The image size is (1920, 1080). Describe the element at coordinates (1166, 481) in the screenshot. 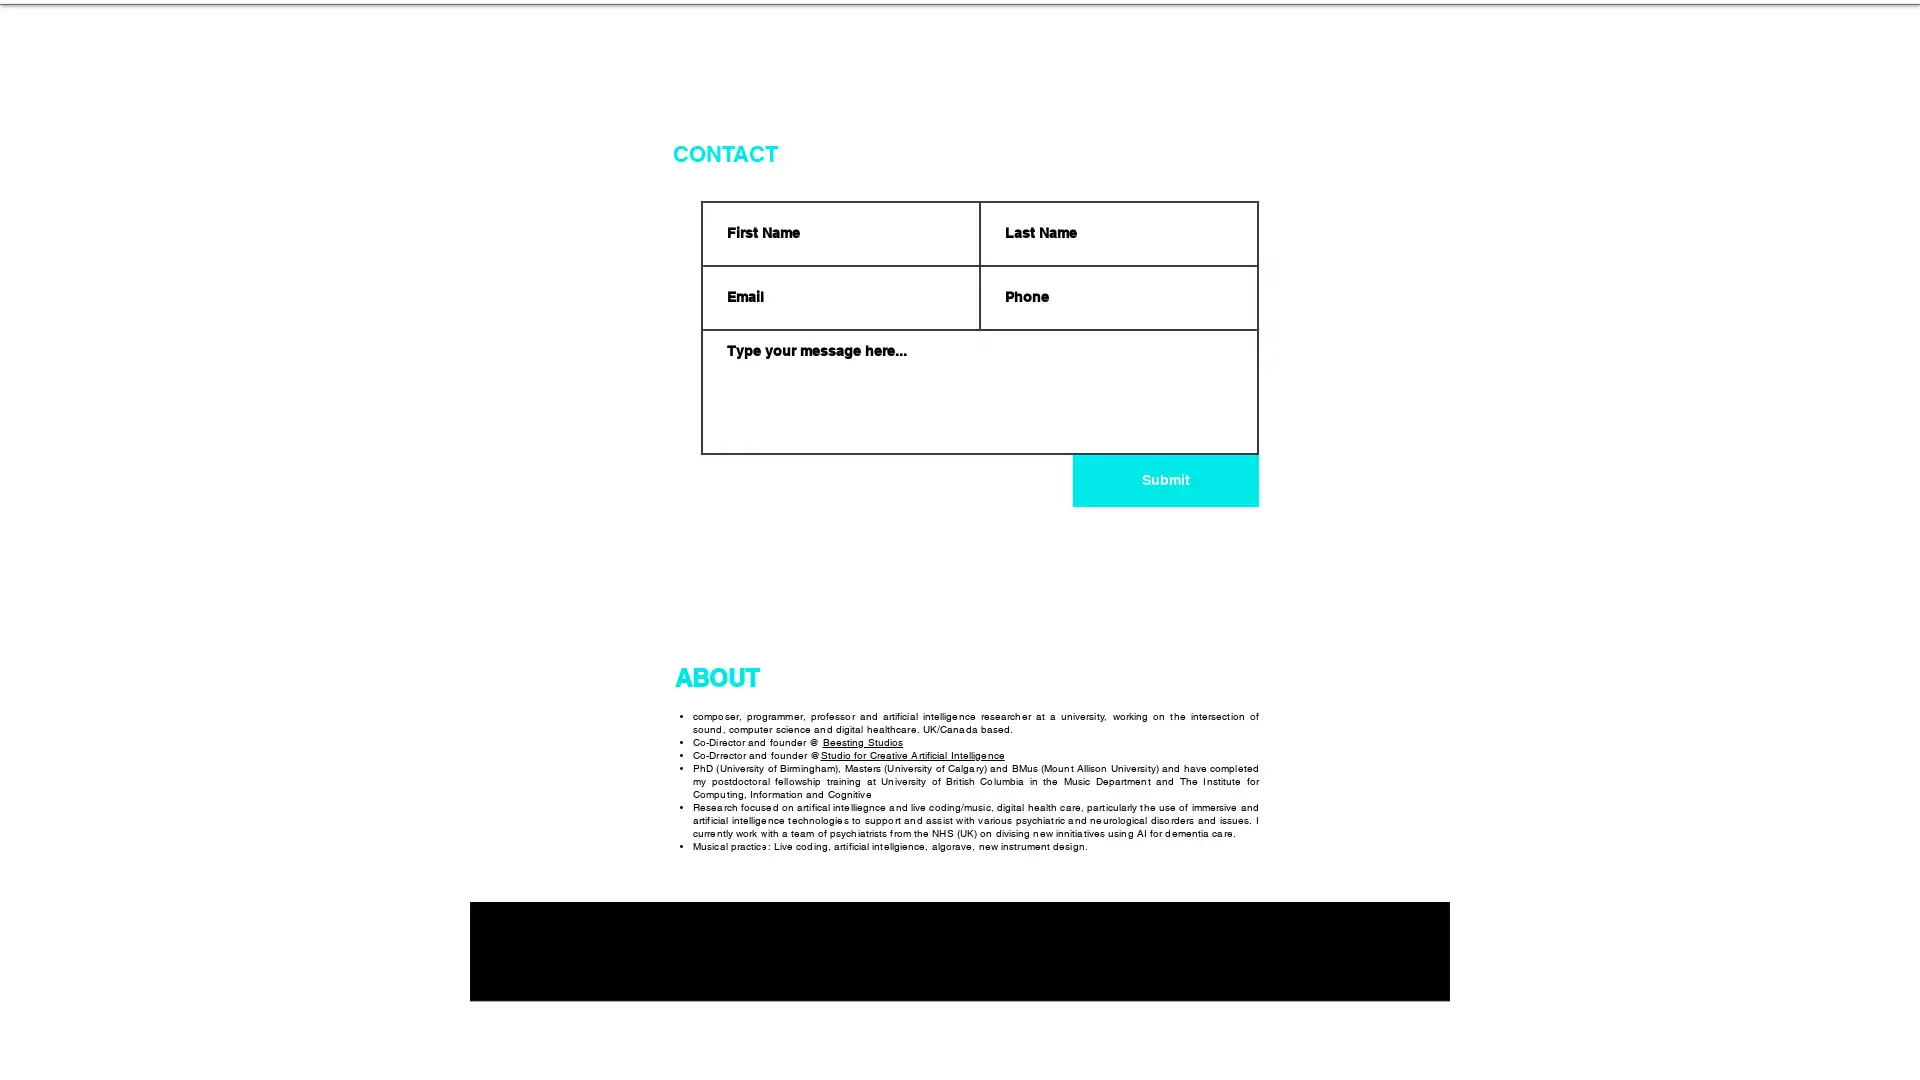

I see `Submit` at that location.